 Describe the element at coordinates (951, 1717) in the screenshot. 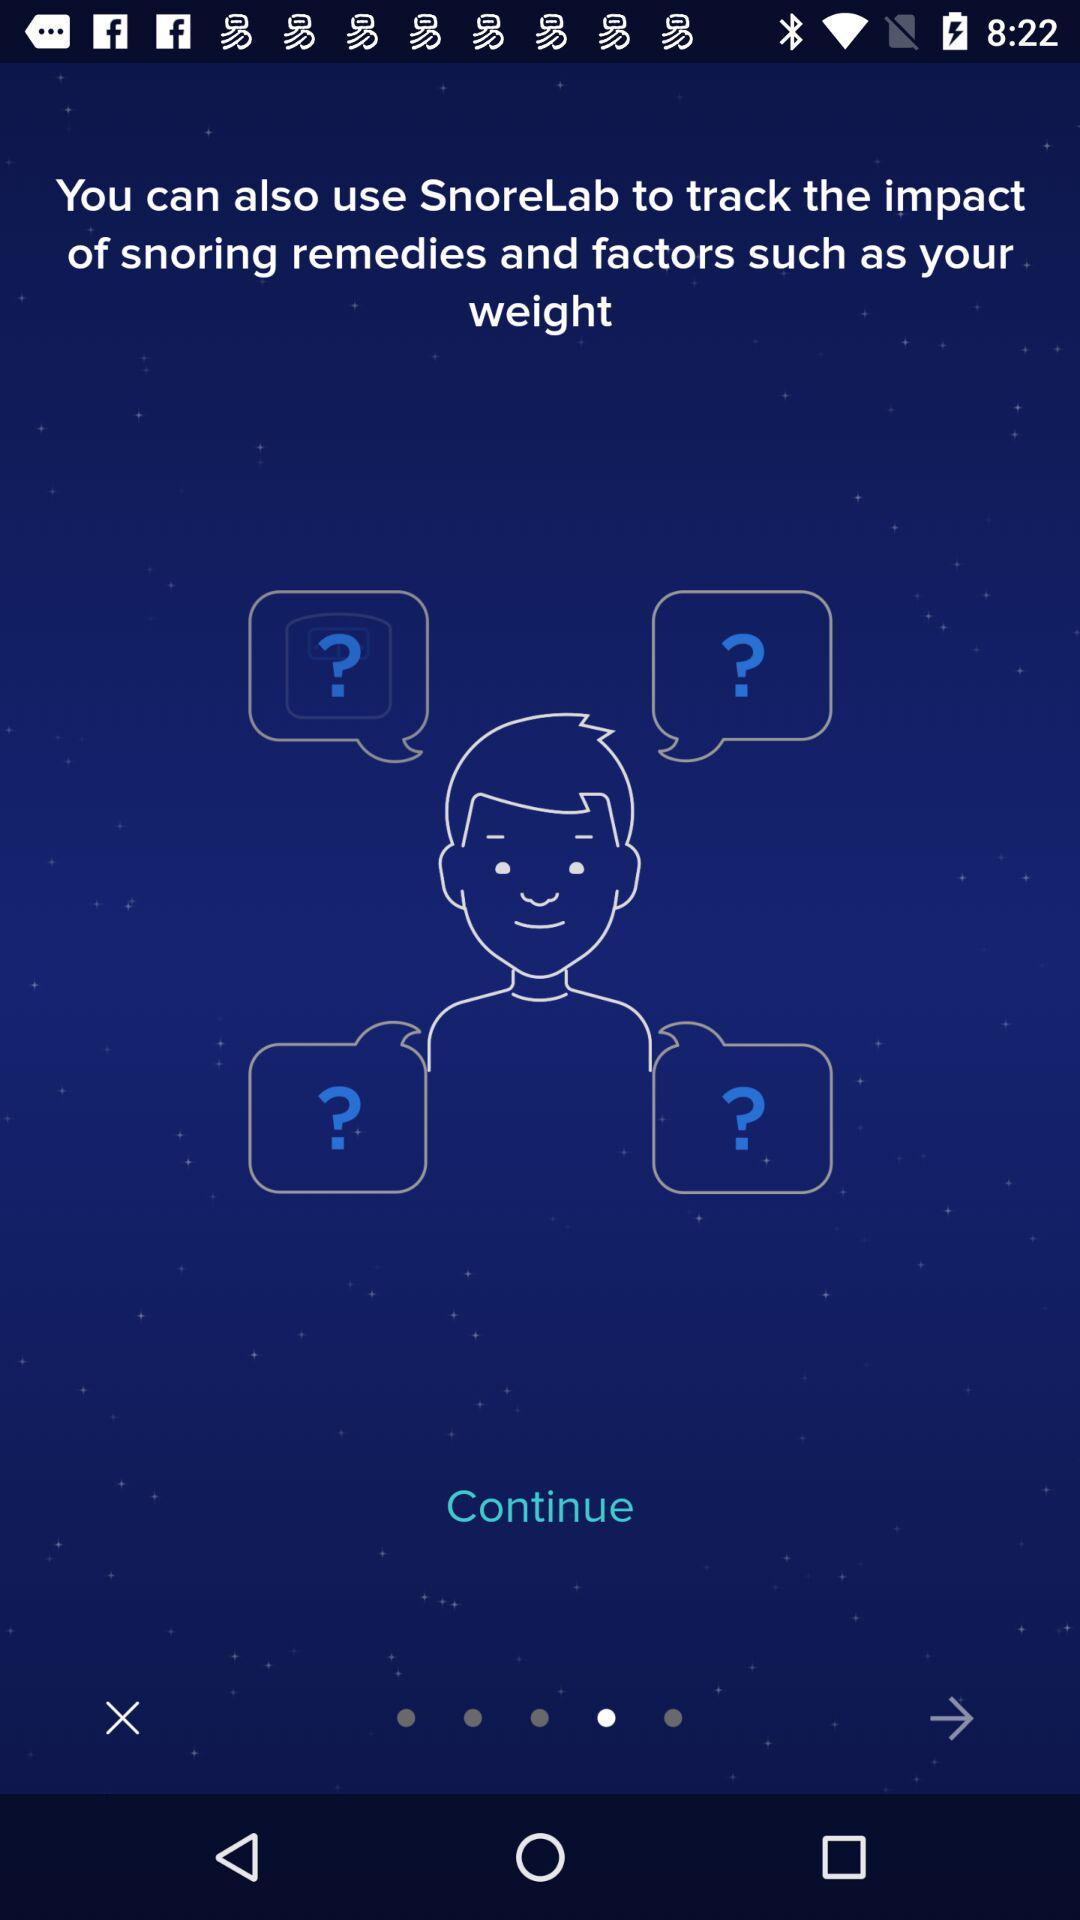

I see `the arrow_forward icon` at that location.